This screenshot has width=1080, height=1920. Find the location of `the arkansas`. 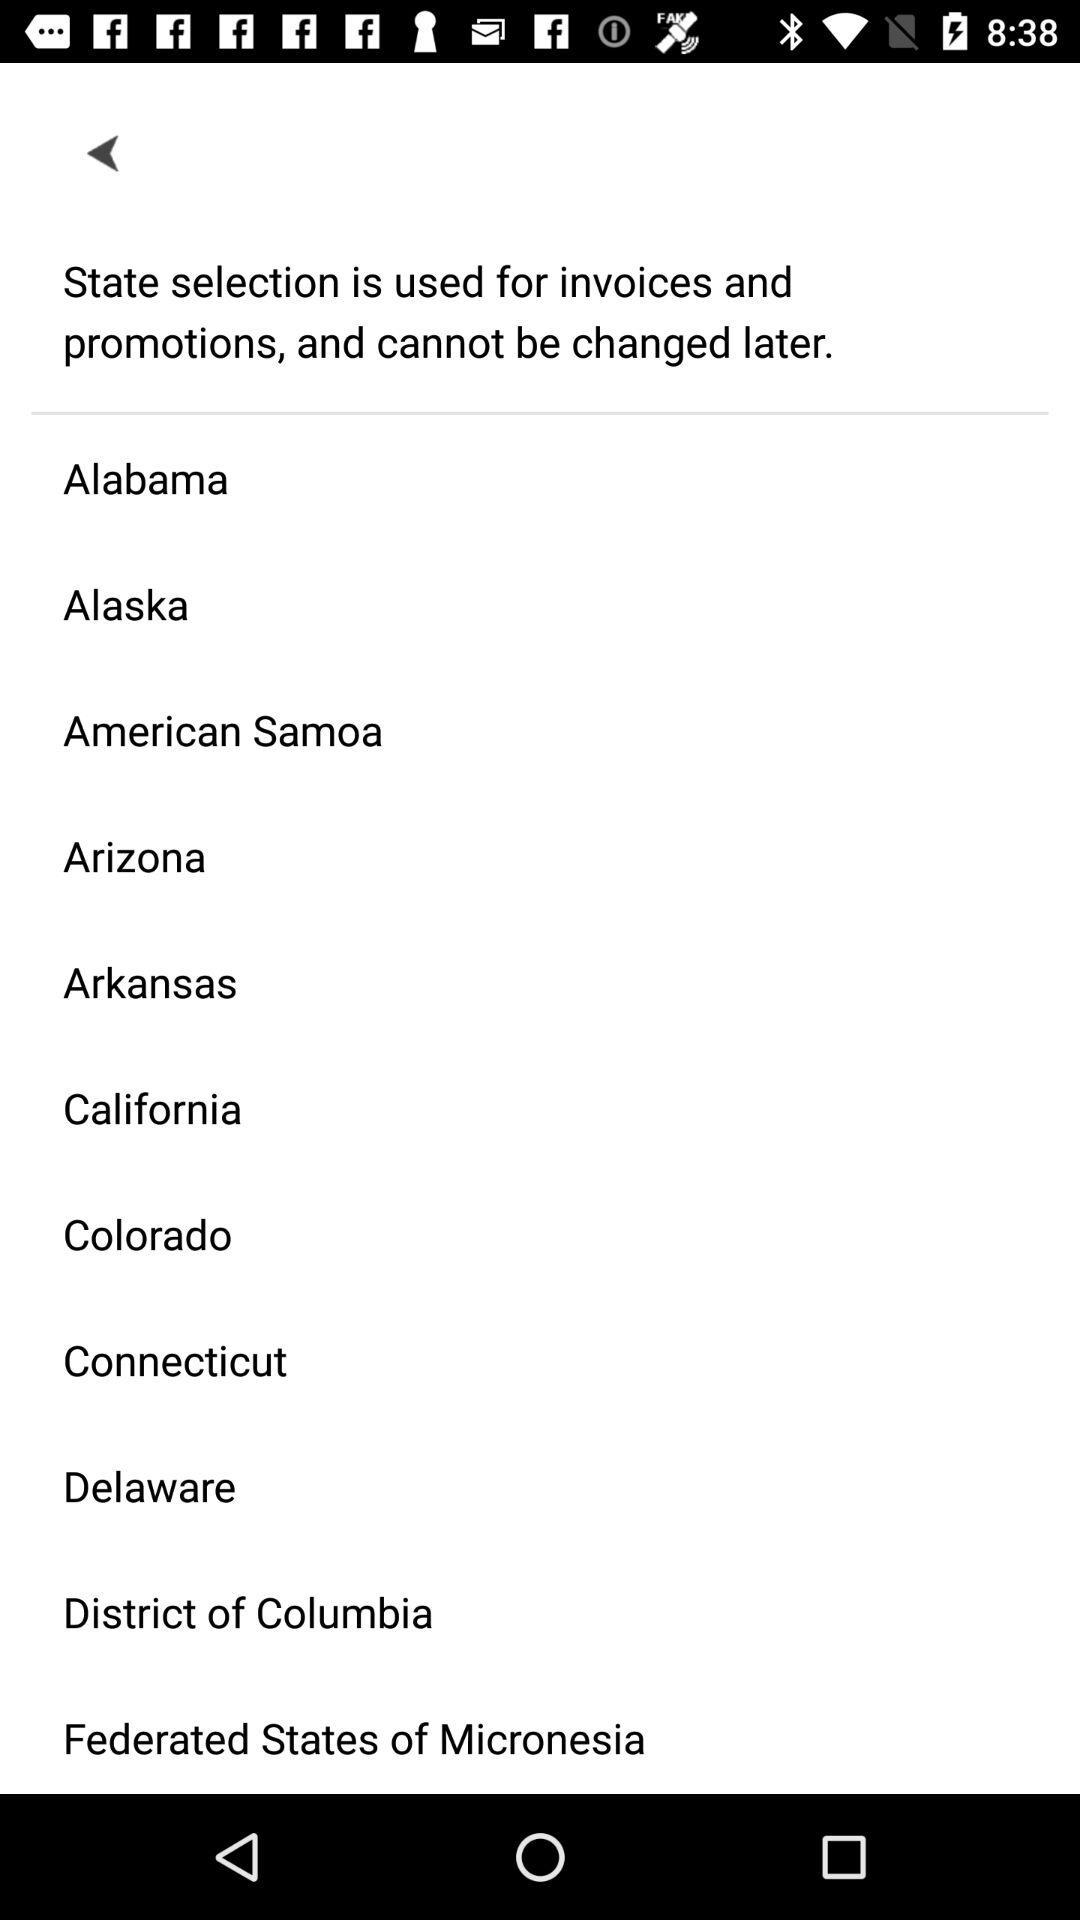

the arkansas is located at coordinates (523, 981).